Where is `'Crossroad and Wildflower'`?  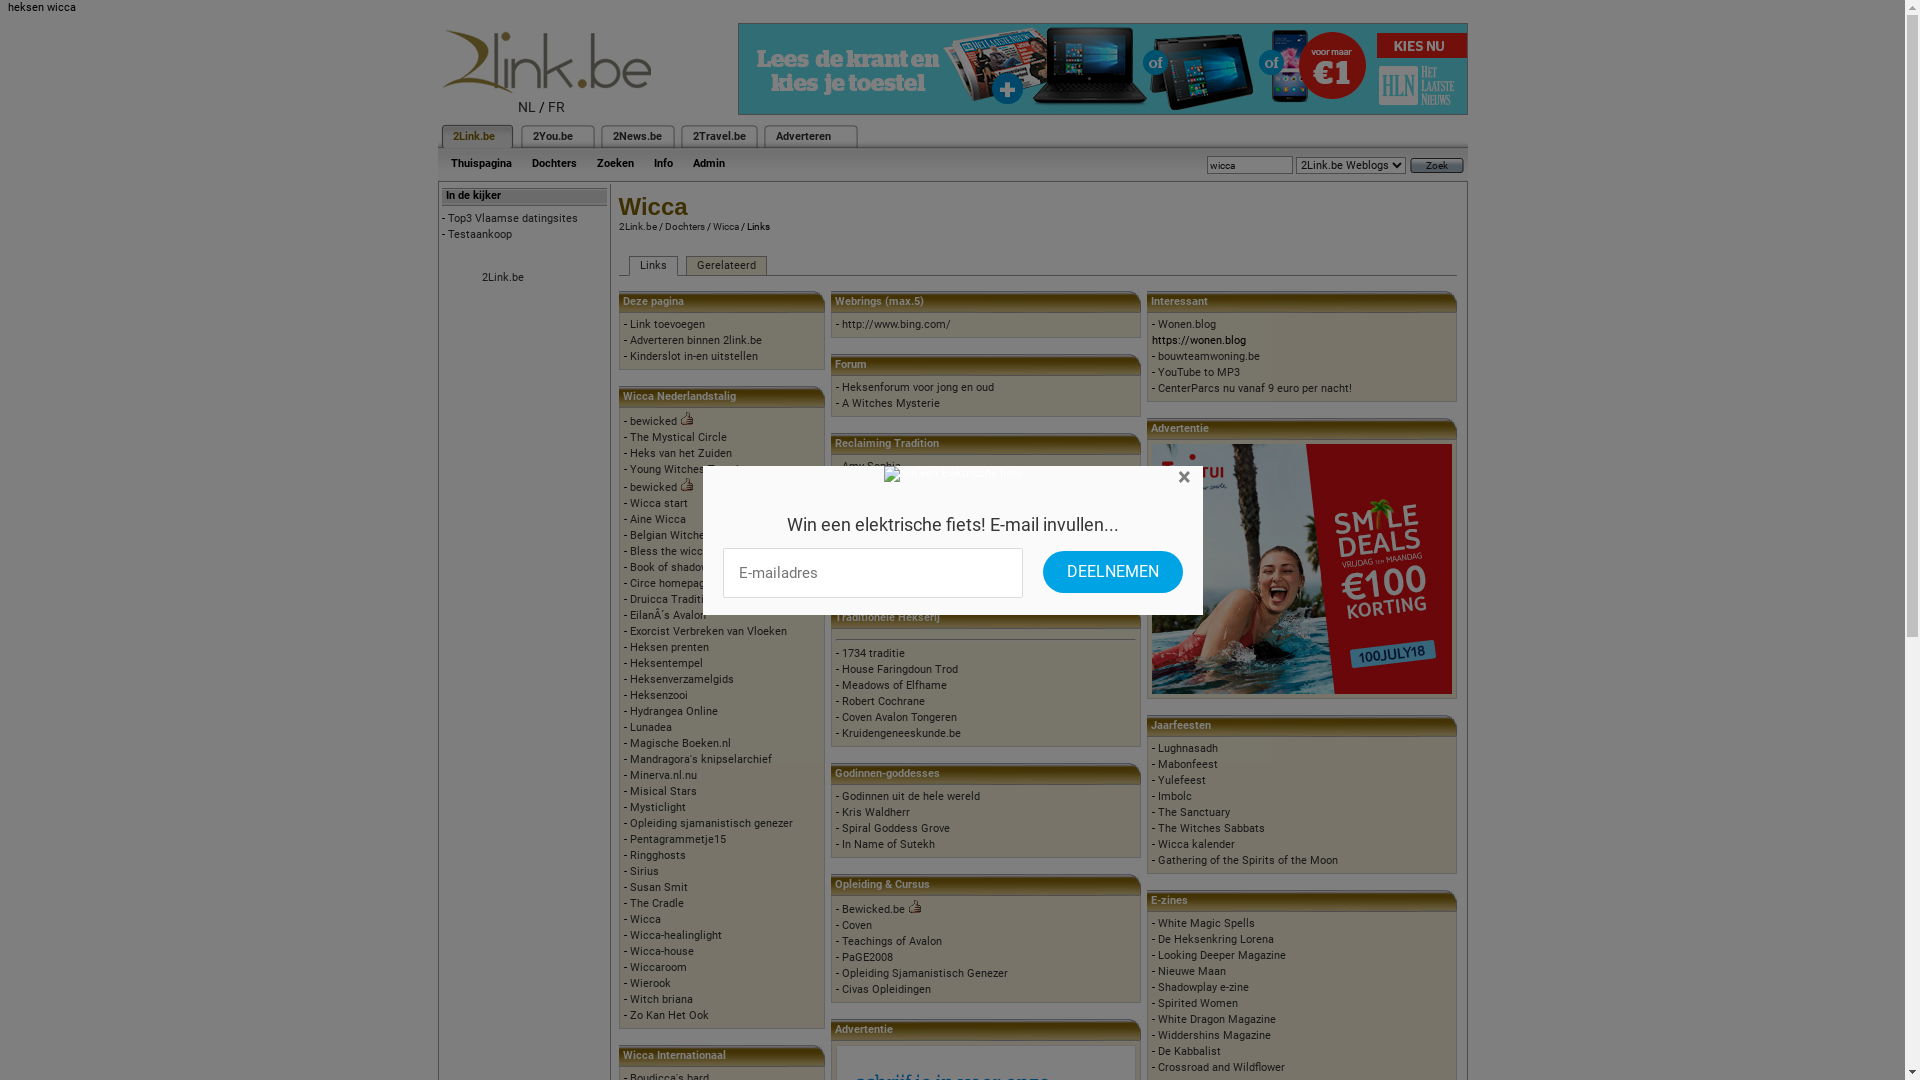
'Crossroad and Wildflower' is located at coordinates (1157, 1066).